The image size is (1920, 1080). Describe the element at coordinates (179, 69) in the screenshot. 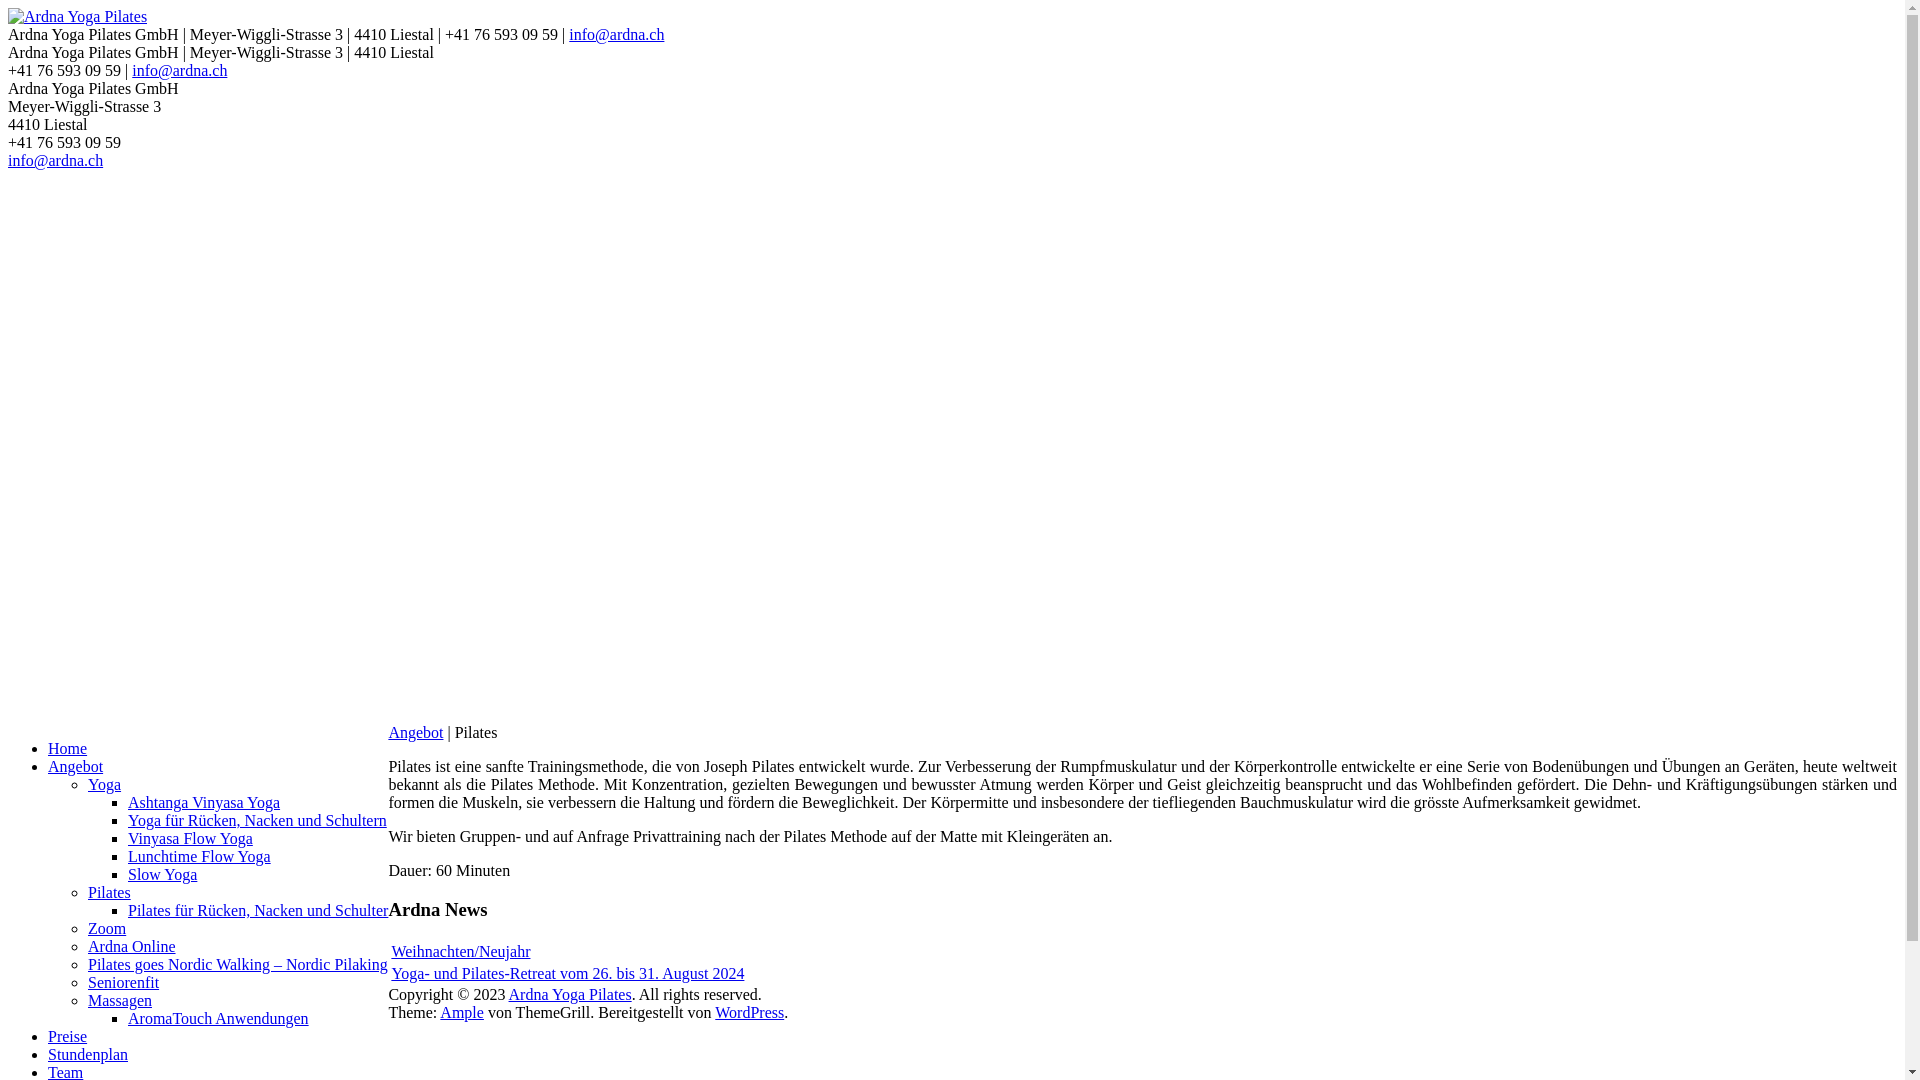

I see `'info@ardna.ch'` at that location.